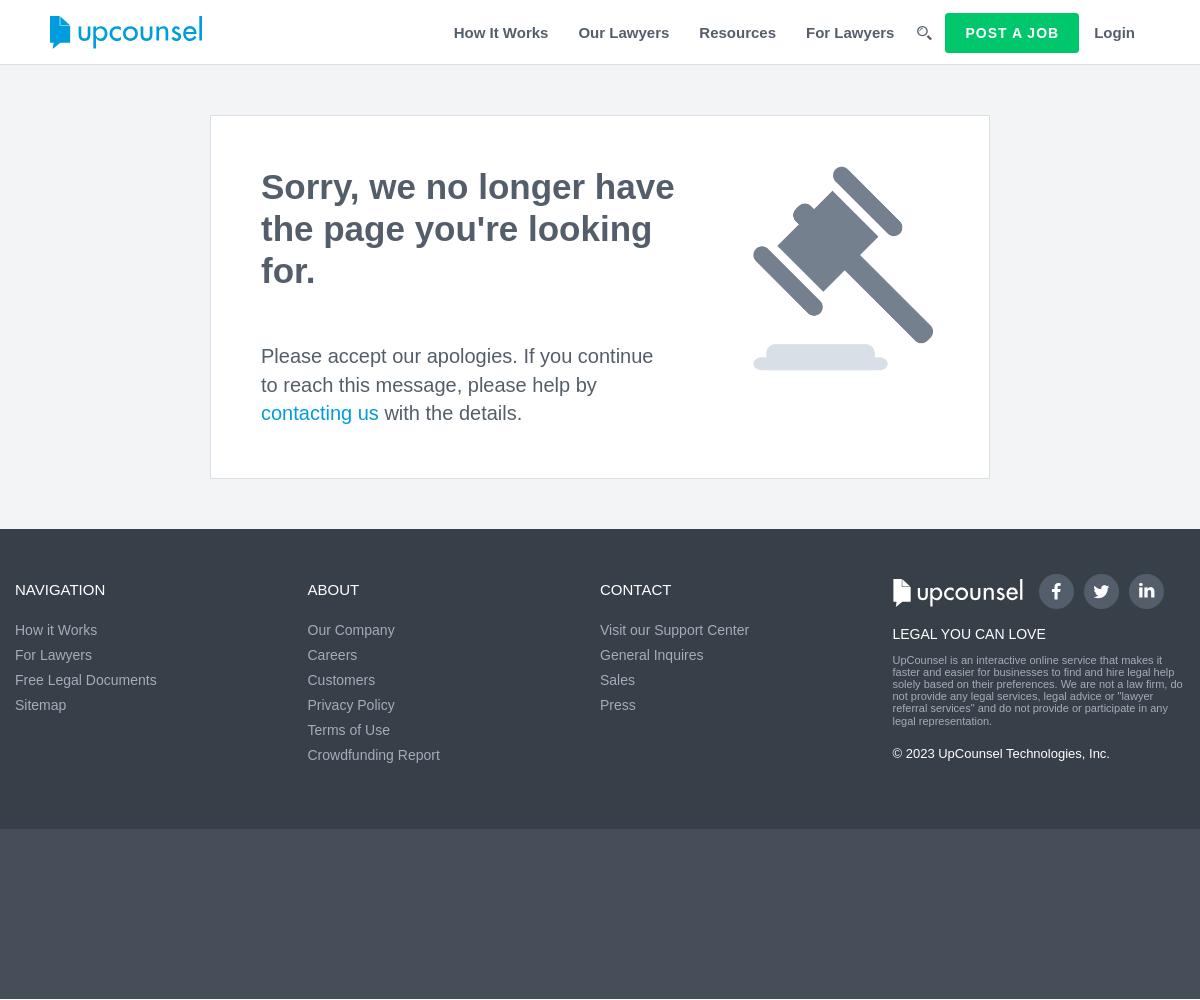 The height and width of the screenshot is (1000, 1200). What do you see at coordinates (968, 634) in the screenshot?
I see `'LEGAL YOU CAN LOVE'` at bounding box center [968, 634].